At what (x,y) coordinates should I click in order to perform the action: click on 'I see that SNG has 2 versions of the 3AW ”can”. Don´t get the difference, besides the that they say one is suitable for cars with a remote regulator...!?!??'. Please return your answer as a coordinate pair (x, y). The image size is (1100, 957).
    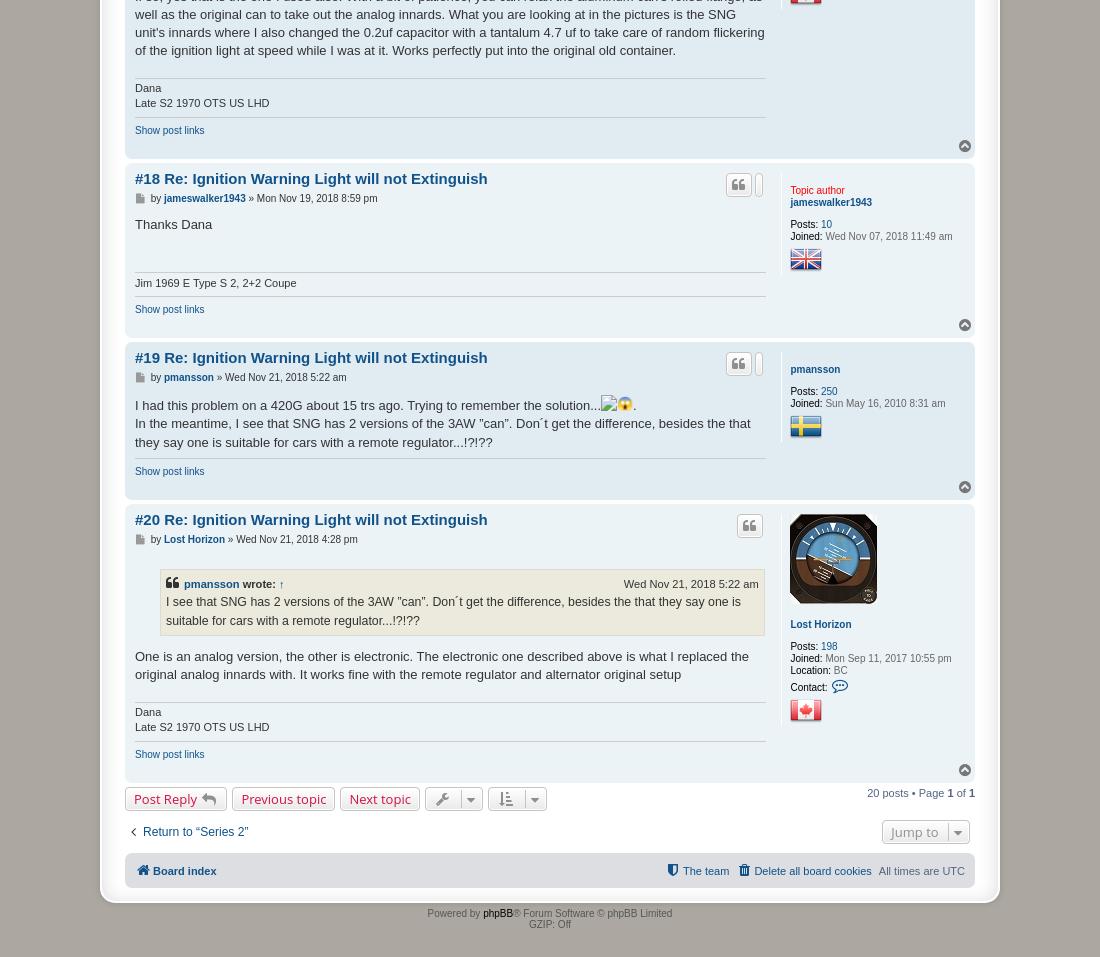
    Looking at the image, I should click on (451, 610).